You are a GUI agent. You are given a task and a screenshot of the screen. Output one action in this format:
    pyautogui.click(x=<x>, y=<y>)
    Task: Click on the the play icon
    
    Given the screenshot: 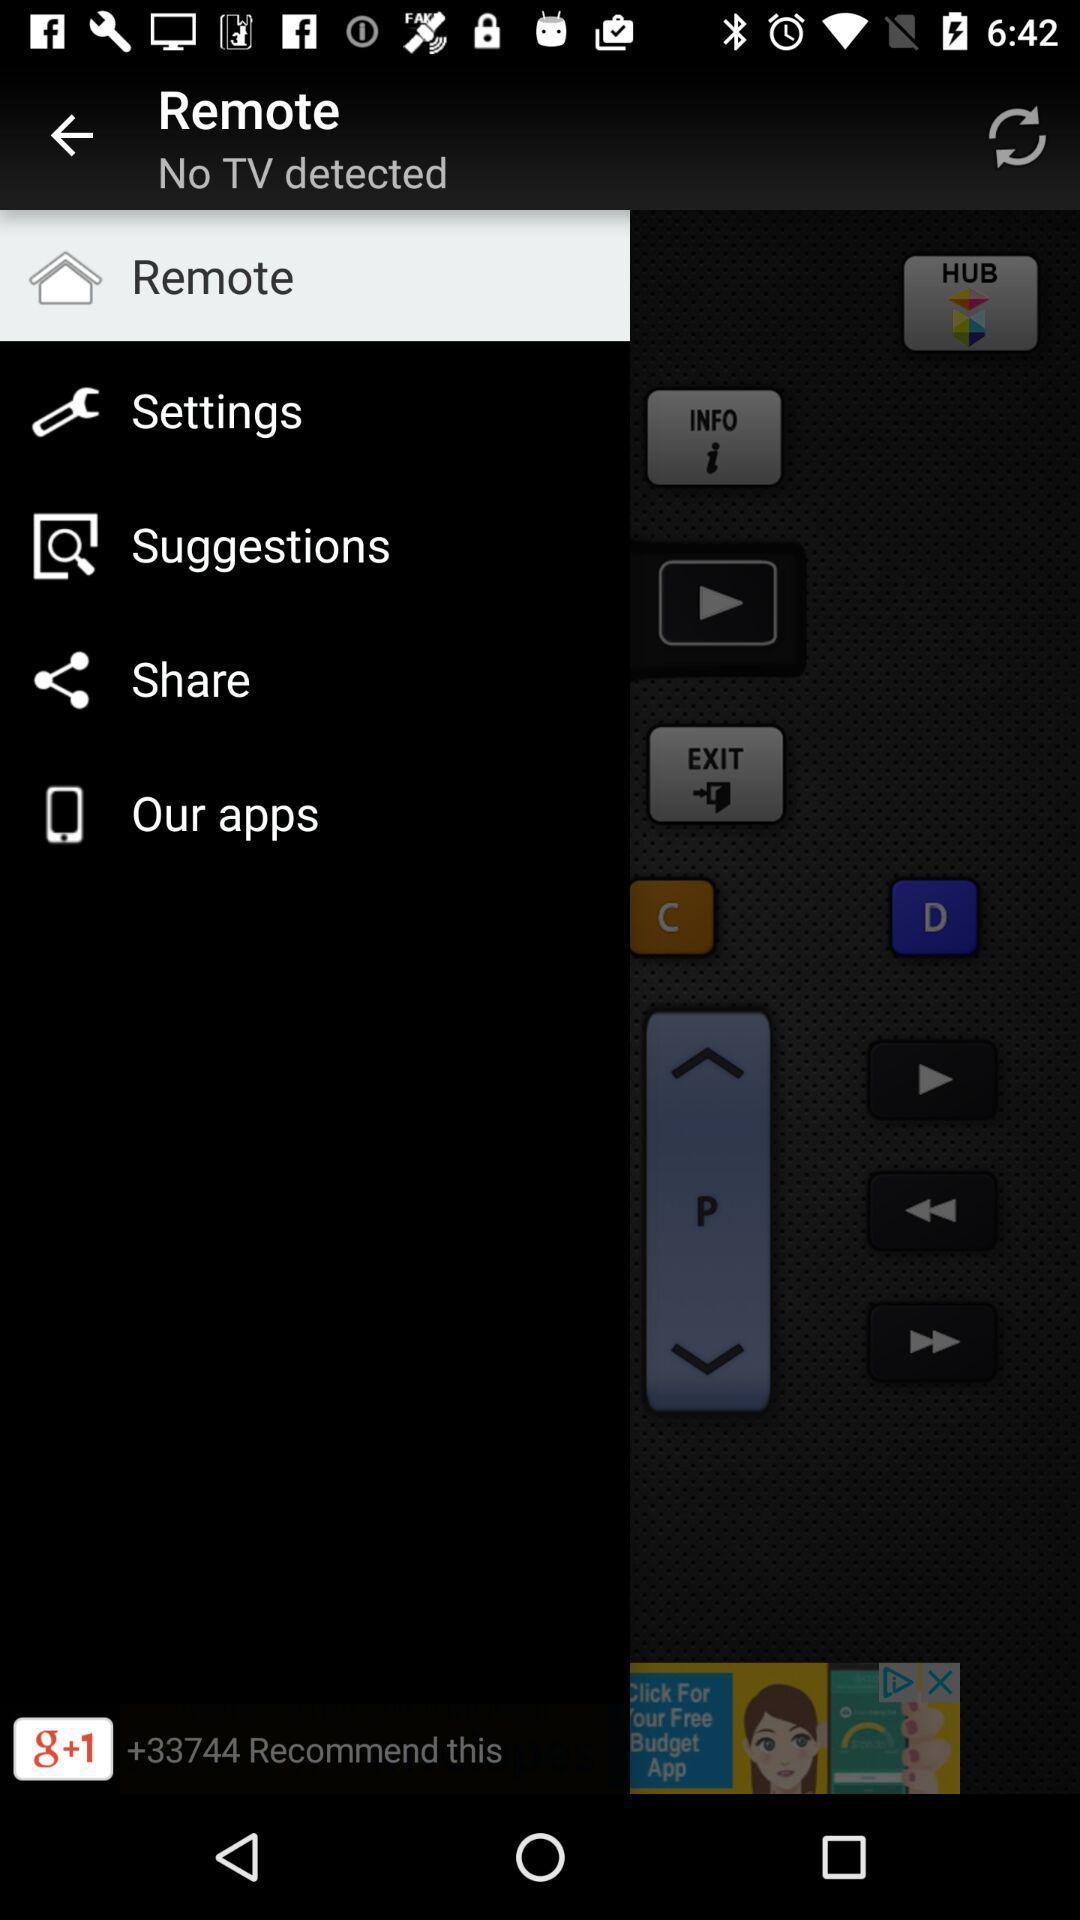 What is the action you would take?
    pyautogui.click(x=713, y=606)
    